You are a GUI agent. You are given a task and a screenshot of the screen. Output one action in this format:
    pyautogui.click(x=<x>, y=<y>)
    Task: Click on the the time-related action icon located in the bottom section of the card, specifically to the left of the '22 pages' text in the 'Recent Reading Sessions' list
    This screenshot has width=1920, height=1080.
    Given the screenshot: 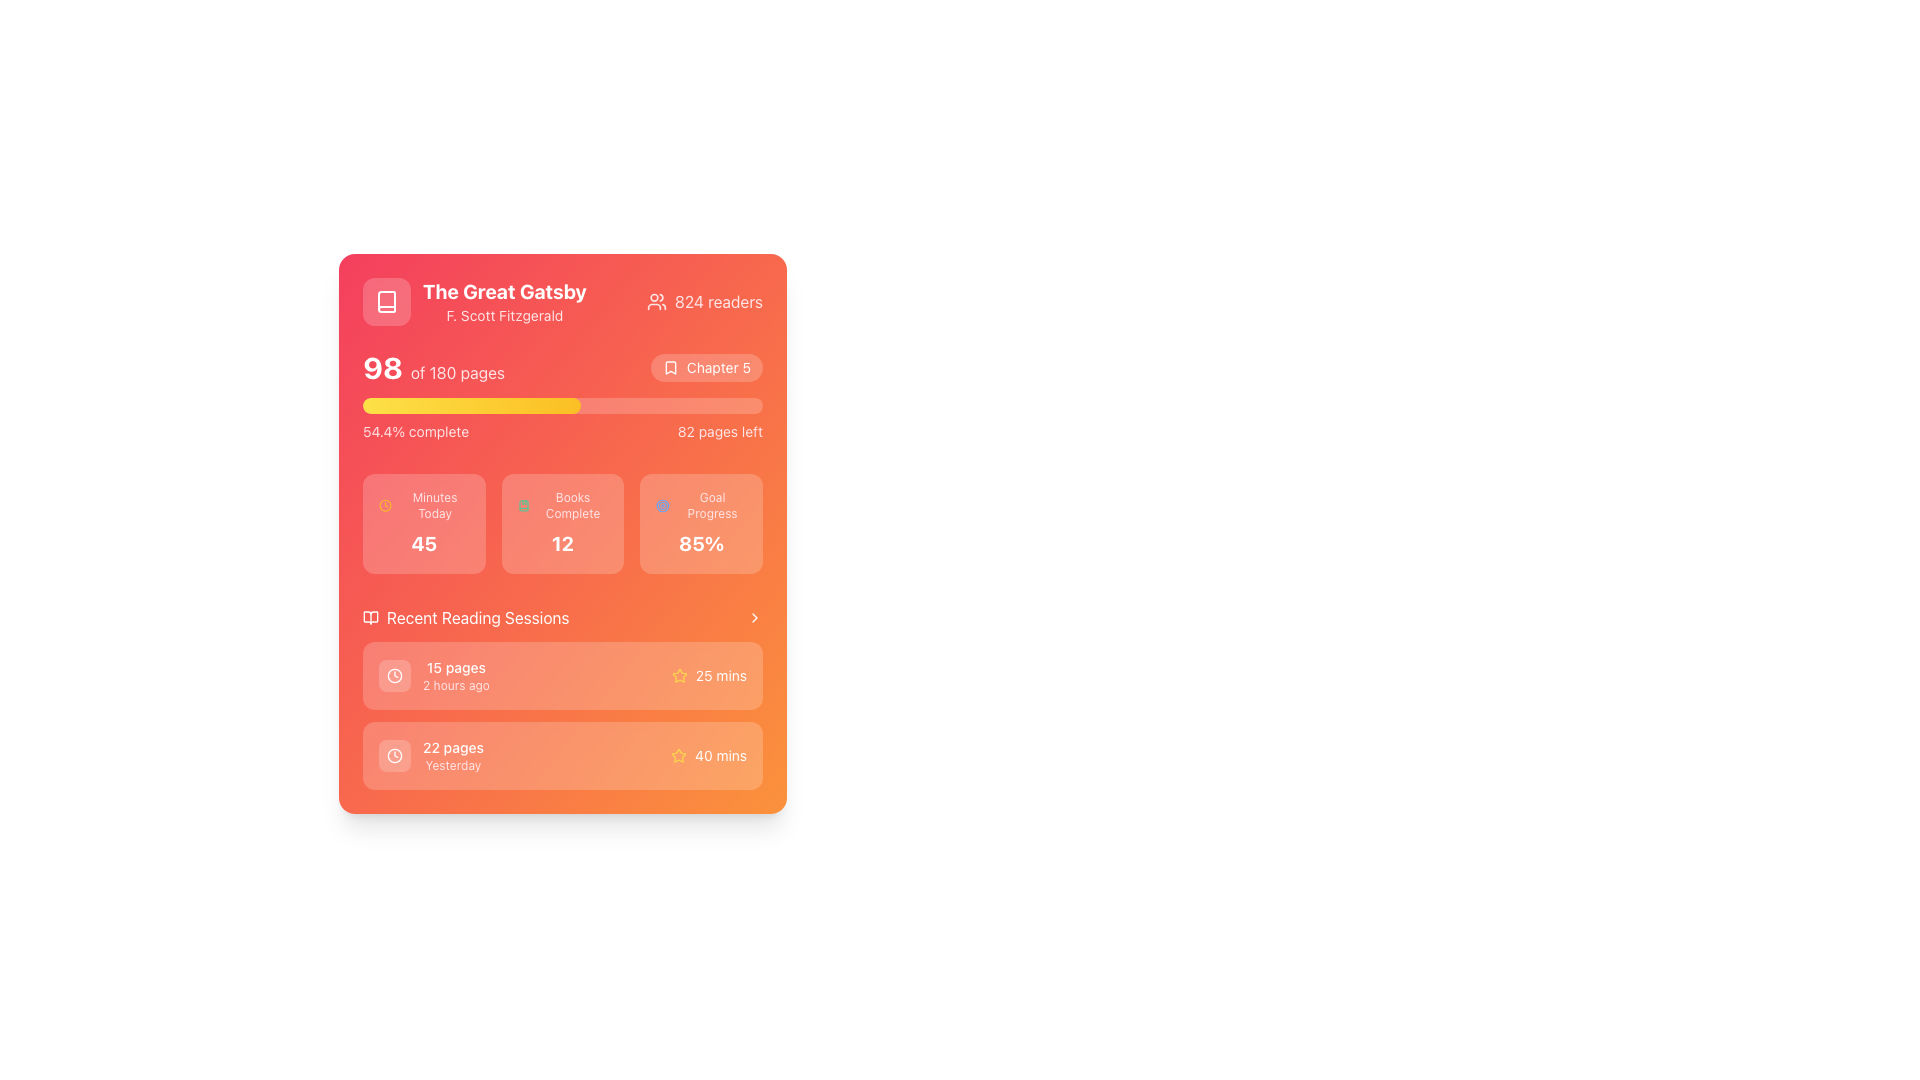 What is the action you would take?
    pyautogui.click(x=394, y=756)
    